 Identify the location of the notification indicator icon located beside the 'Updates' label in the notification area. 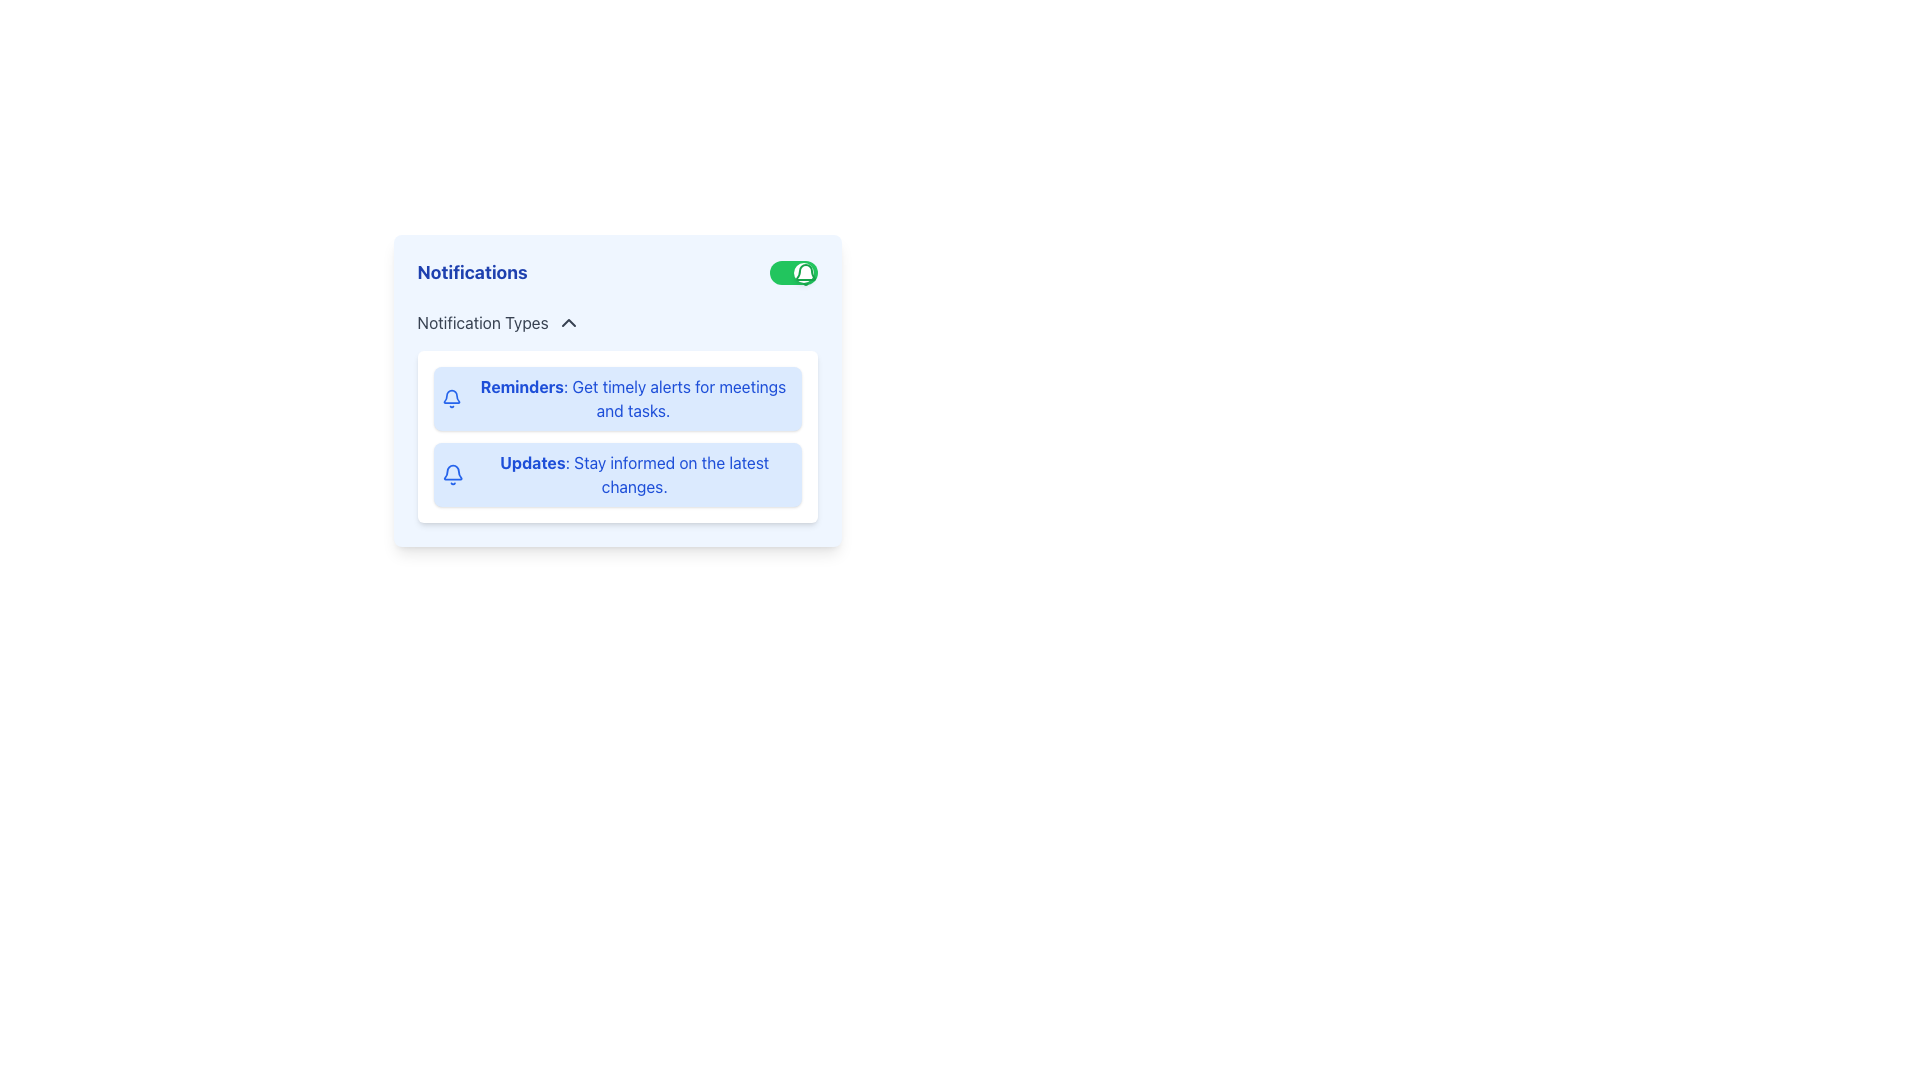
(451, 474).